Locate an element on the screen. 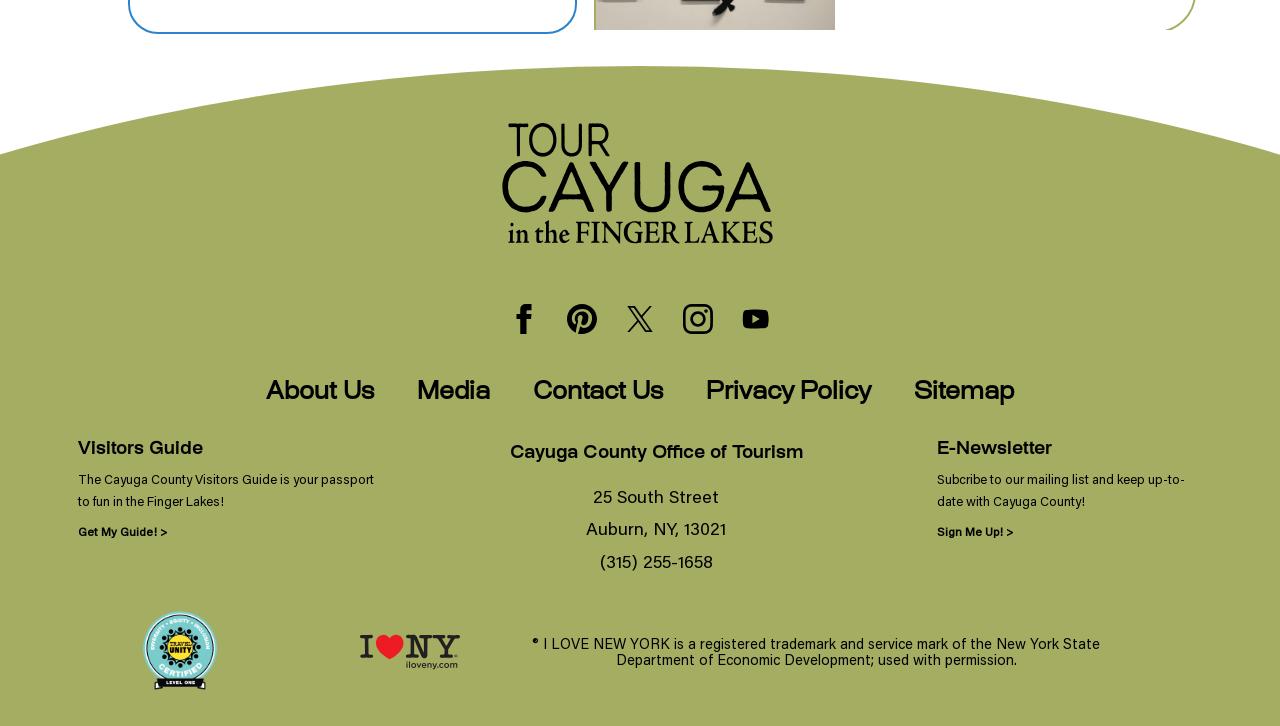 The width and height of the screenshot is (1280, 726). 'Fall Family Fun in Cayuga County' is located at coordinates (850, 75).